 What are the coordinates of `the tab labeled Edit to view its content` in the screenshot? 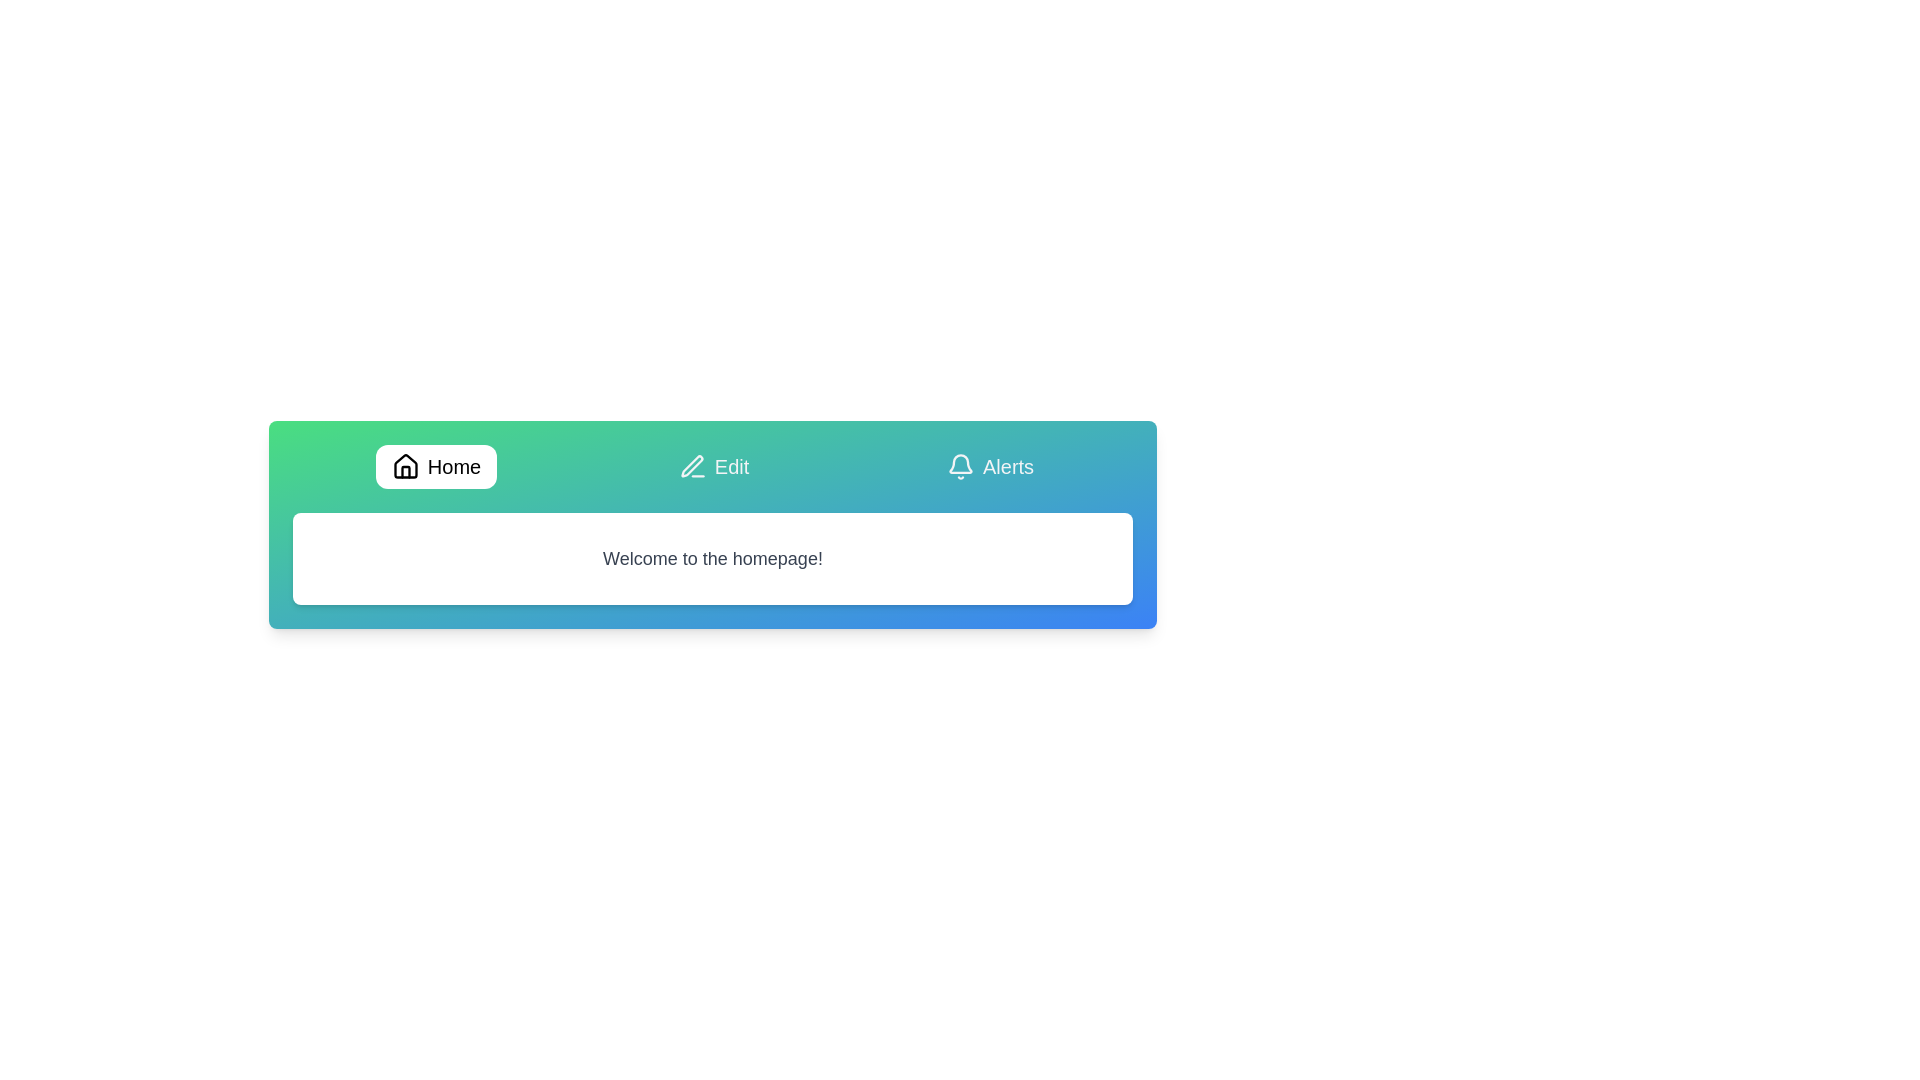 It's located at (714, 466).